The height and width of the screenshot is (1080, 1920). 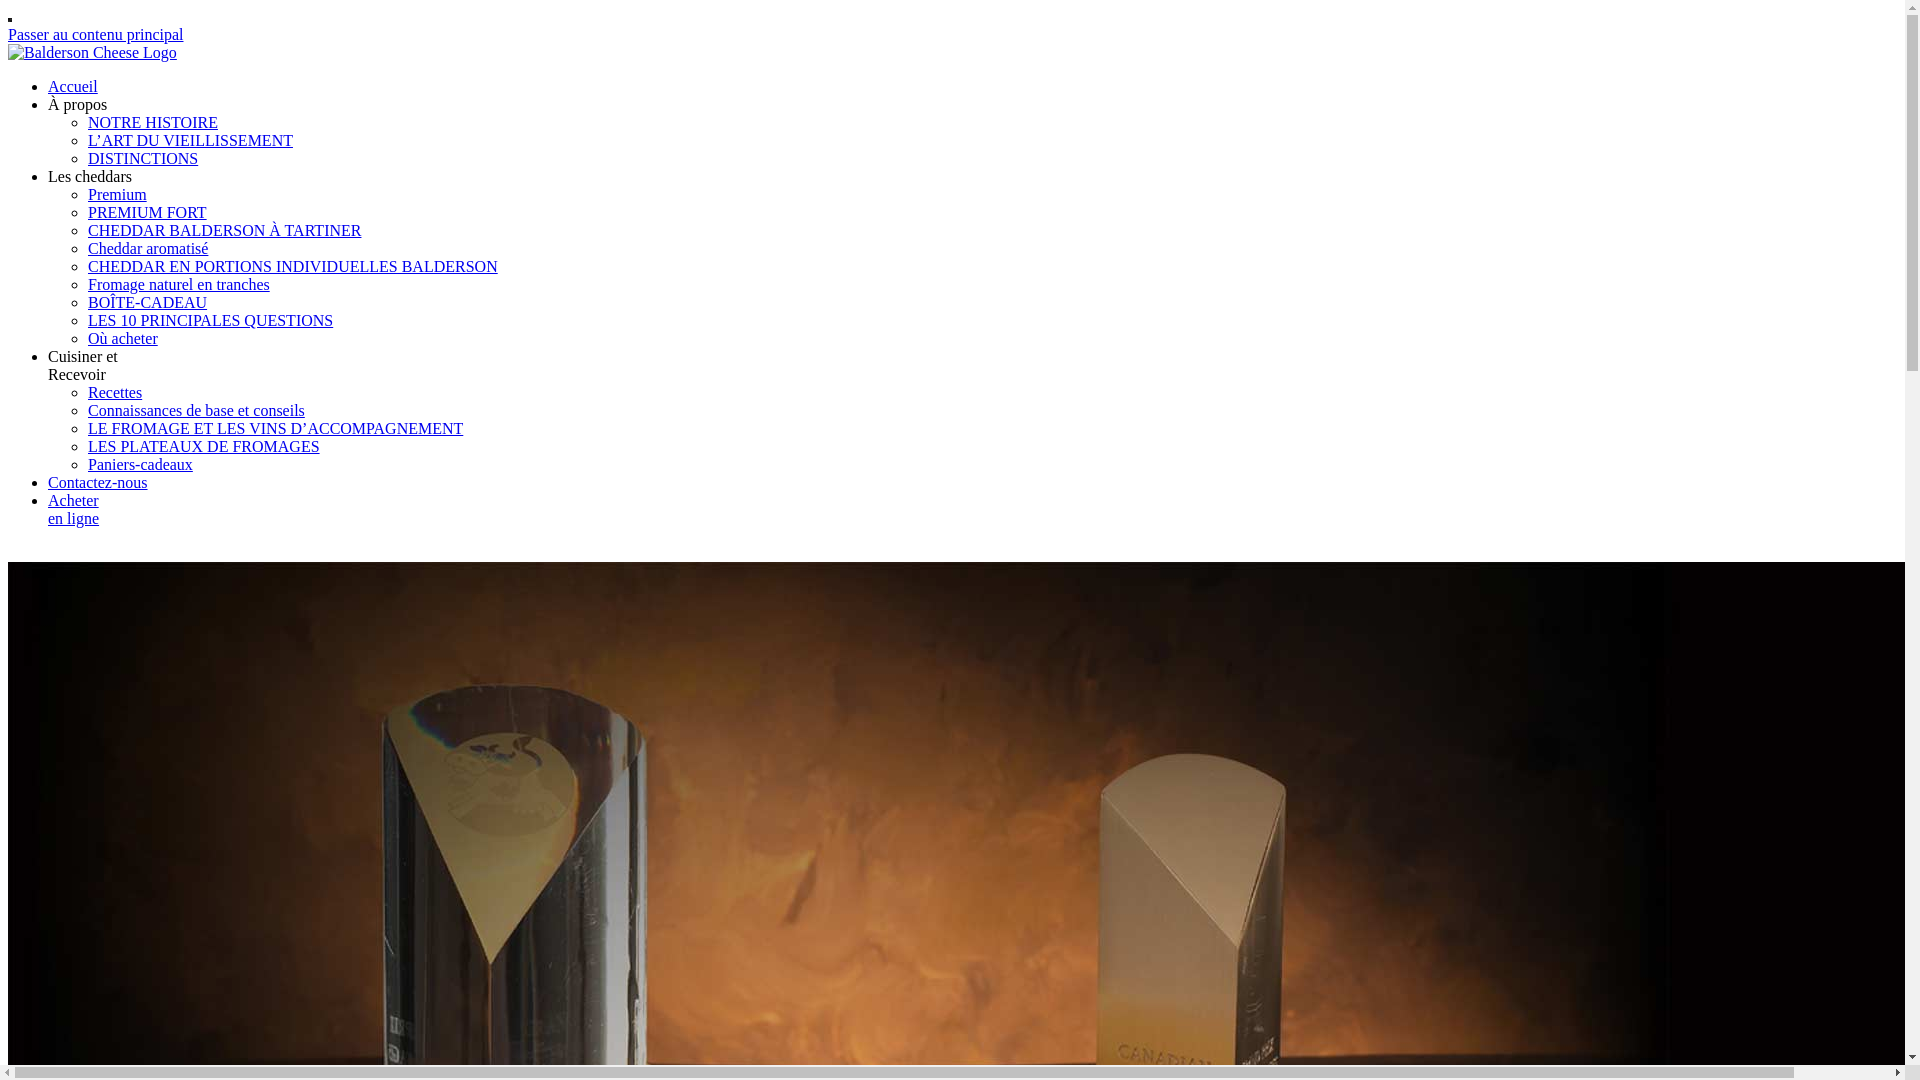 I want to click on 'Accueil', so click(x=72, y=85).